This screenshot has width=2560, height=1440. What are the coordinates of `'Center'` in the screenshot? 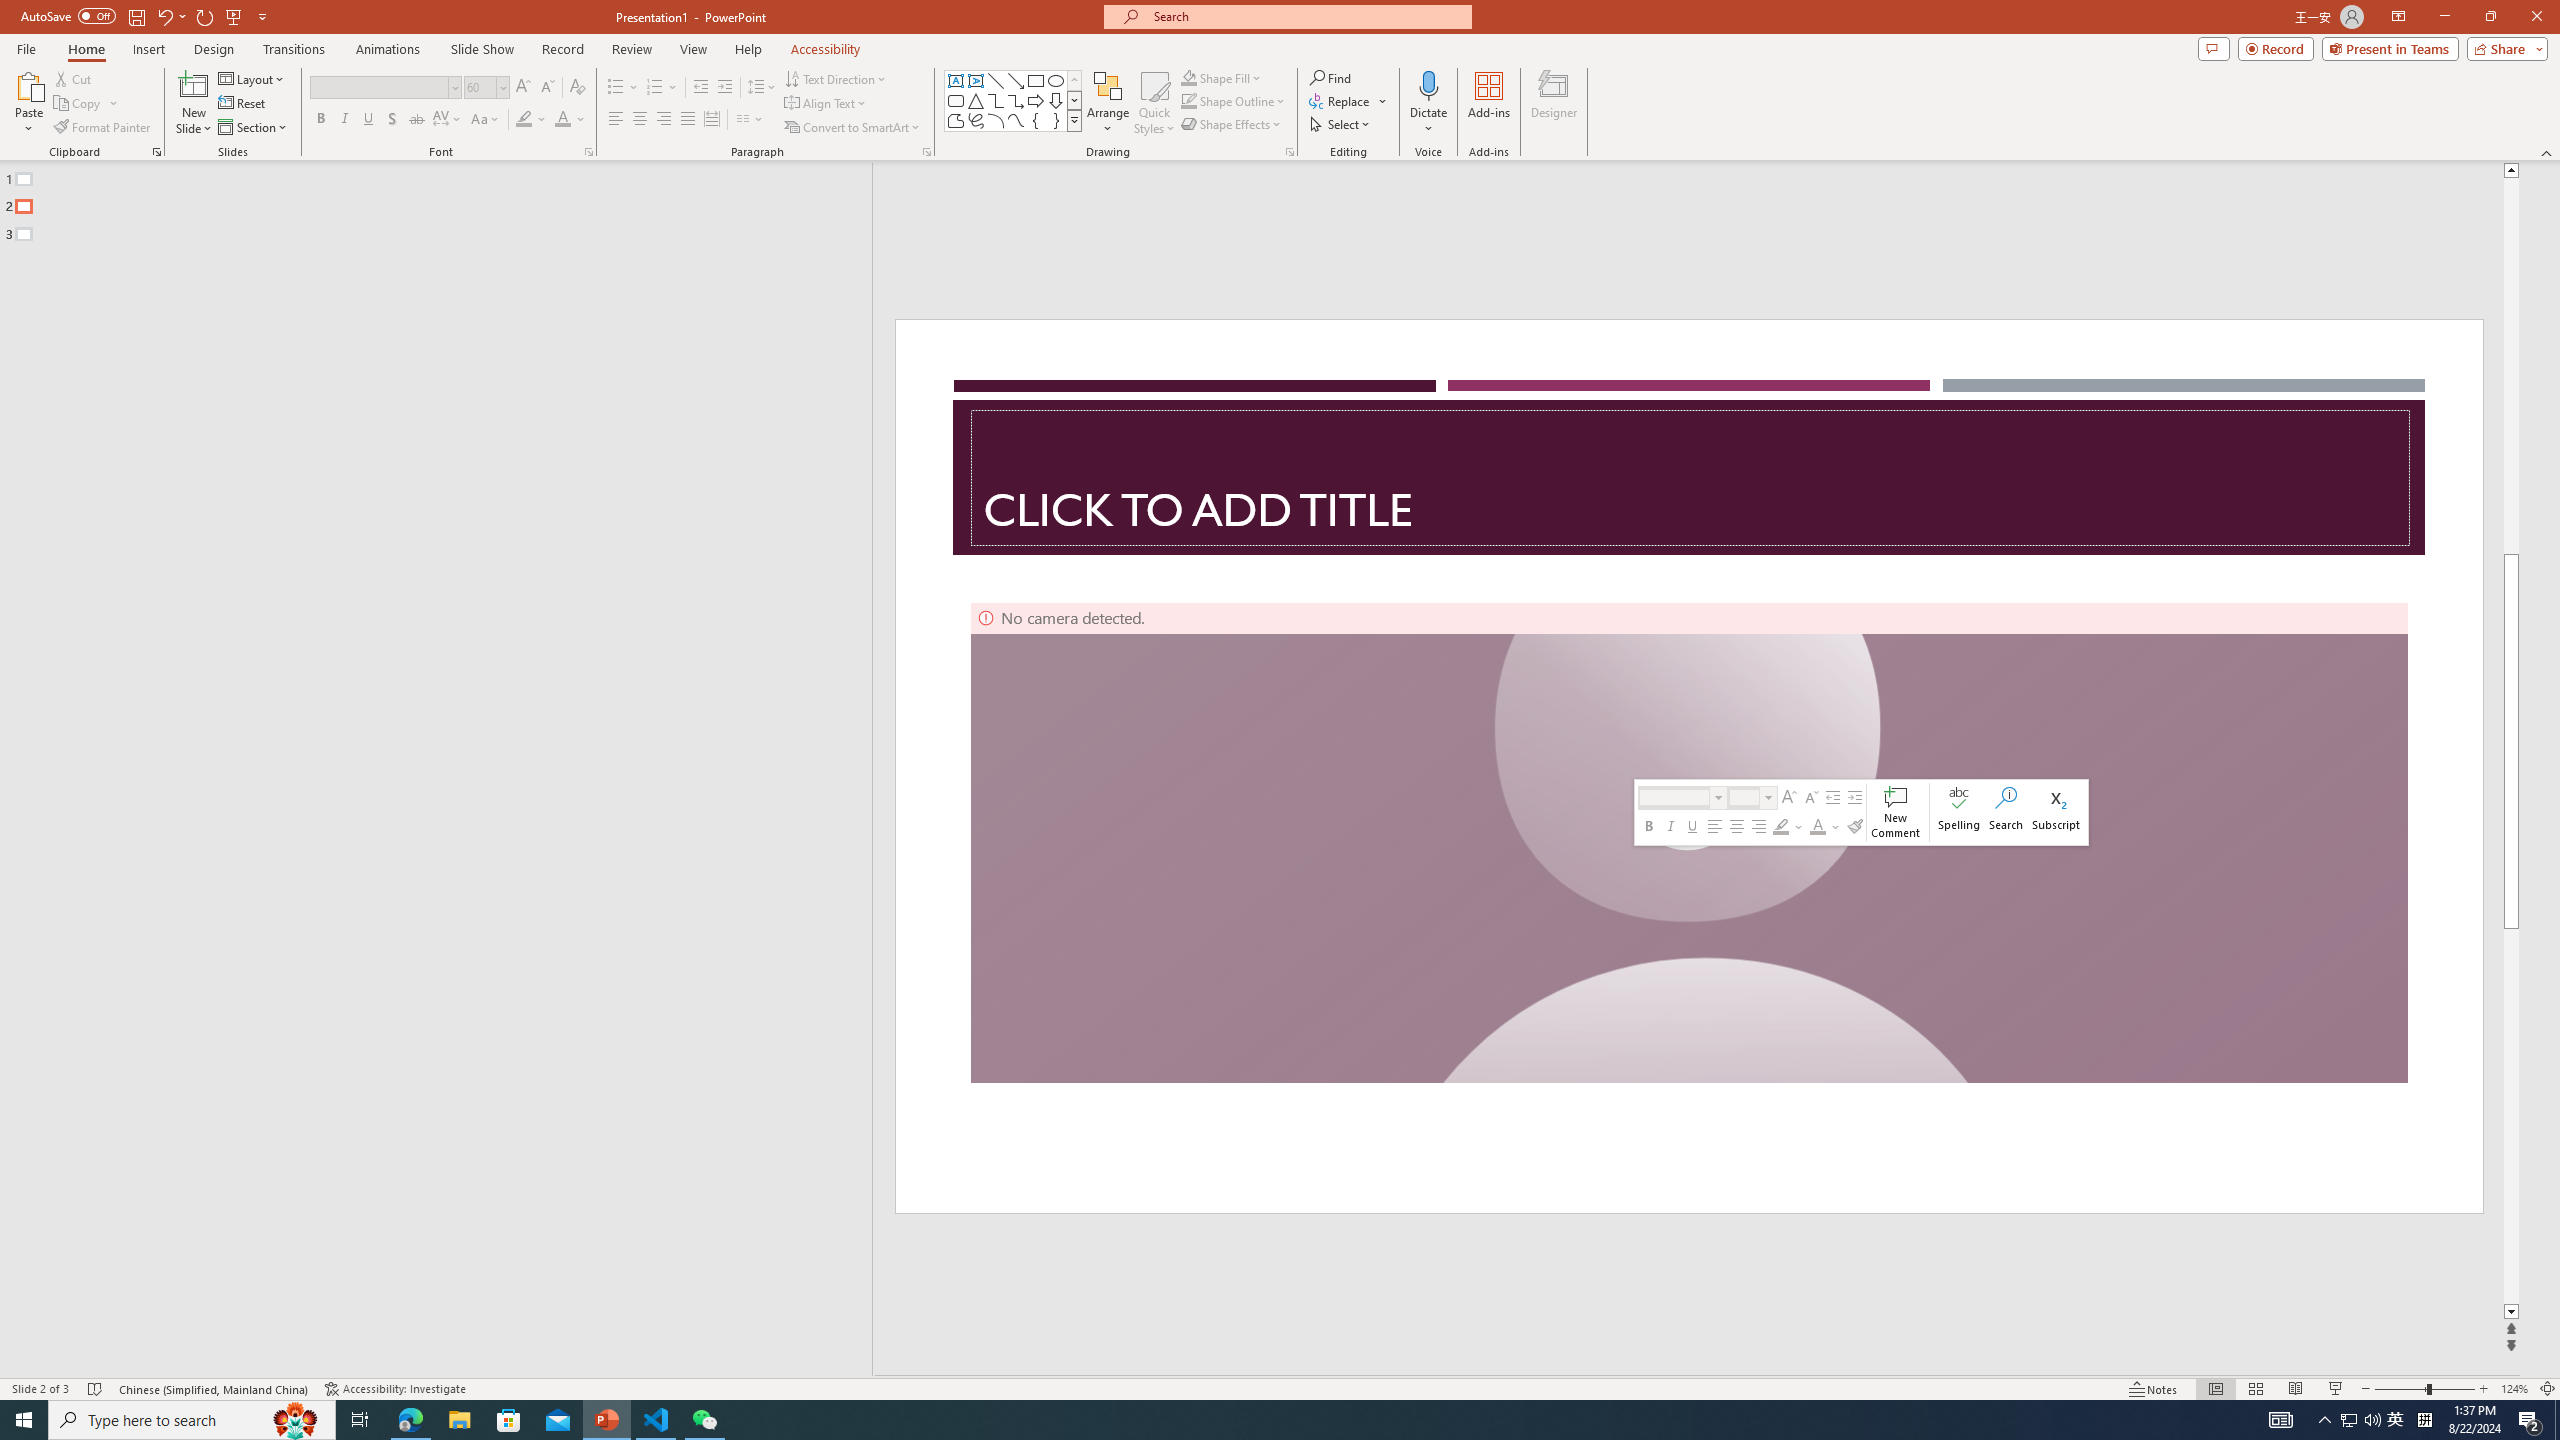 It's located at (640, 118).